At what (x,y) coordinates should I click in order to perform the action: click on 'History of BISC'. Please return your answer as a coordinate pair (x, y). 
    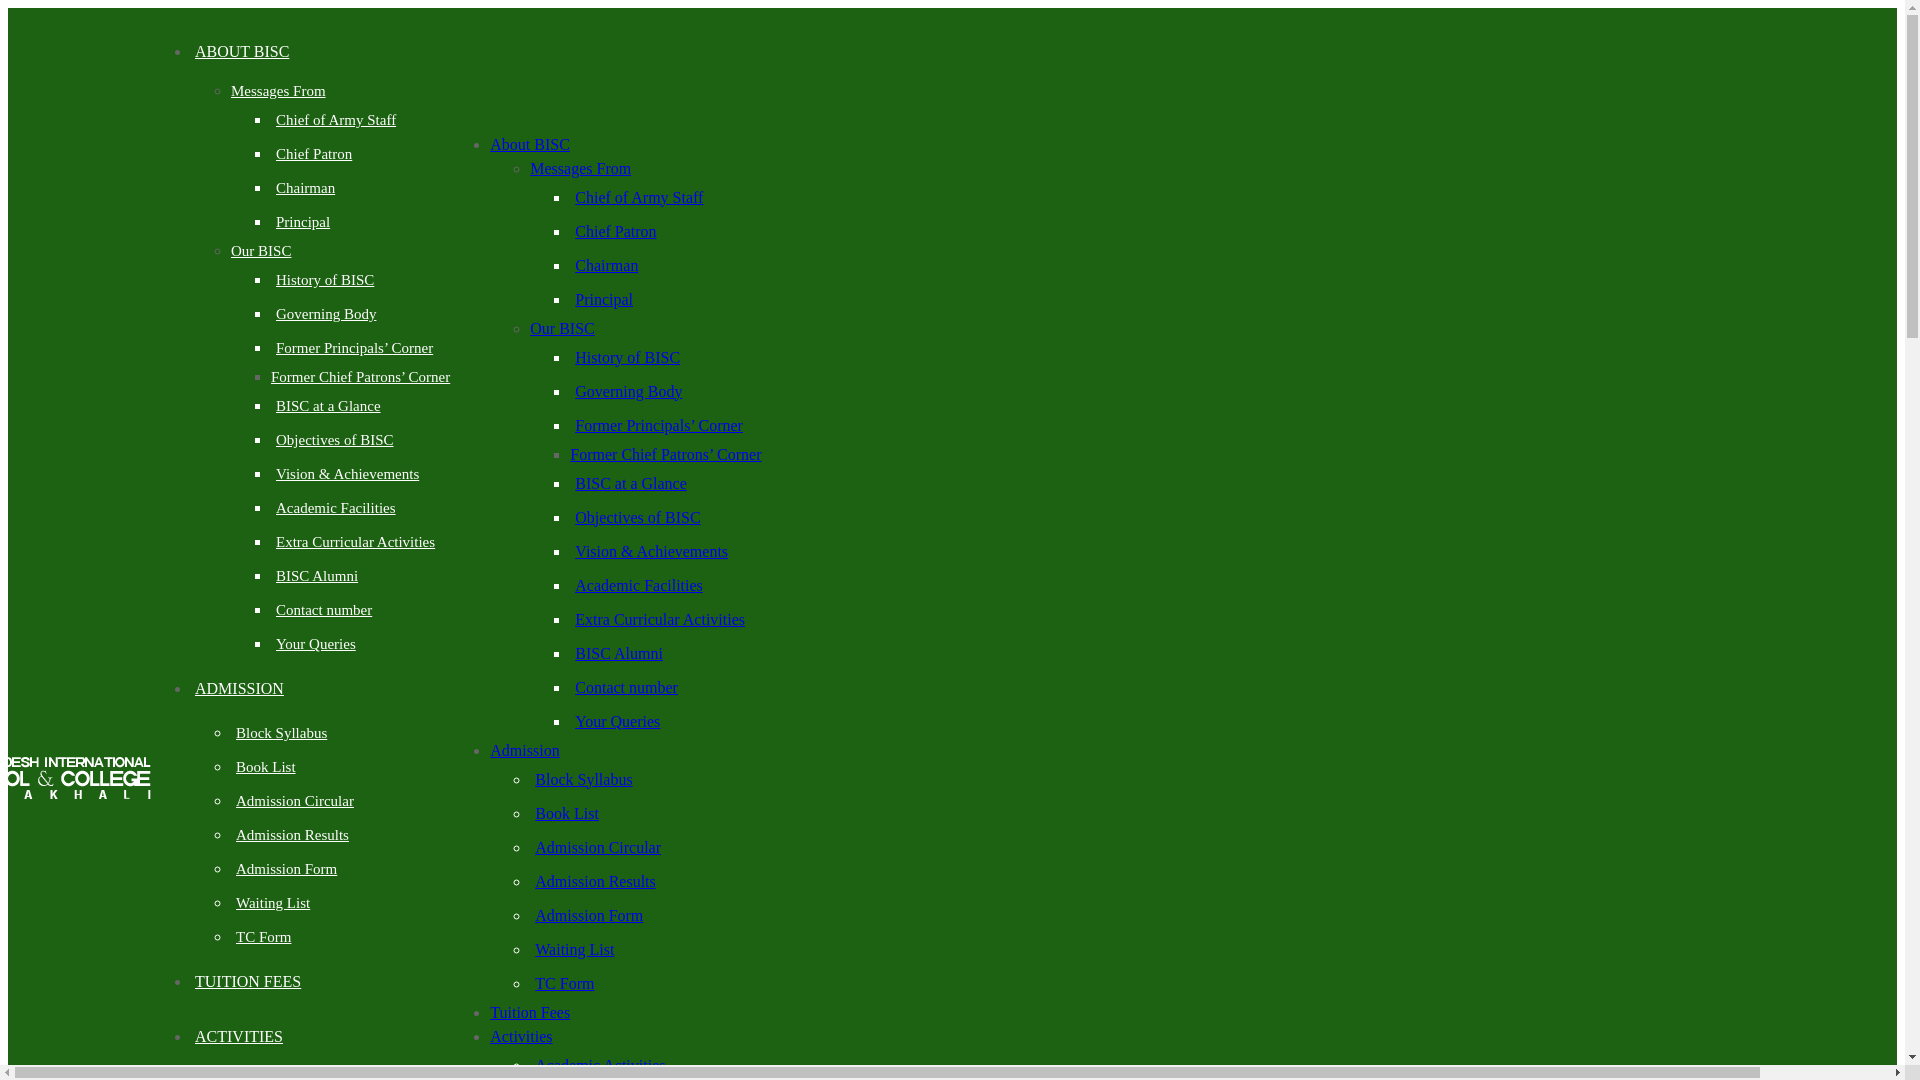
    Looking at the image, I should click on (574, 355).